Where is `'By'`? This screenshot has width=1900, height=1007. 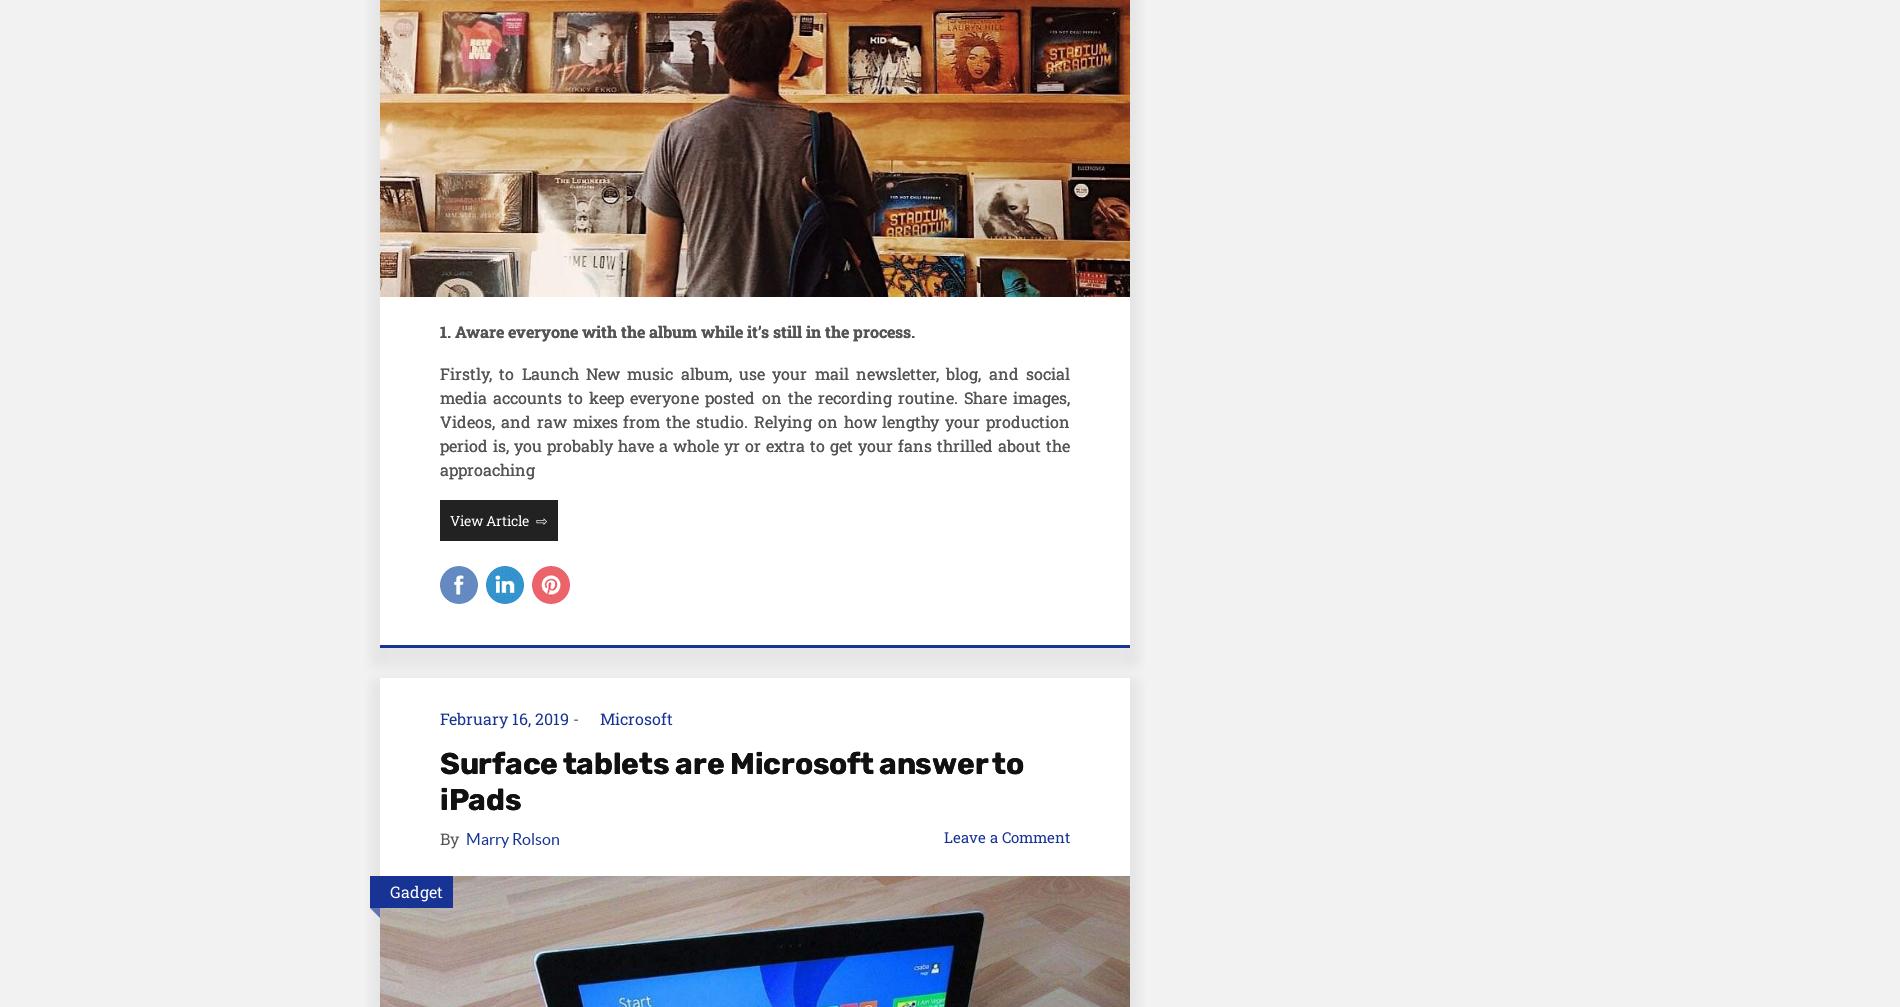
'By' is located at coordinates (450, 836).